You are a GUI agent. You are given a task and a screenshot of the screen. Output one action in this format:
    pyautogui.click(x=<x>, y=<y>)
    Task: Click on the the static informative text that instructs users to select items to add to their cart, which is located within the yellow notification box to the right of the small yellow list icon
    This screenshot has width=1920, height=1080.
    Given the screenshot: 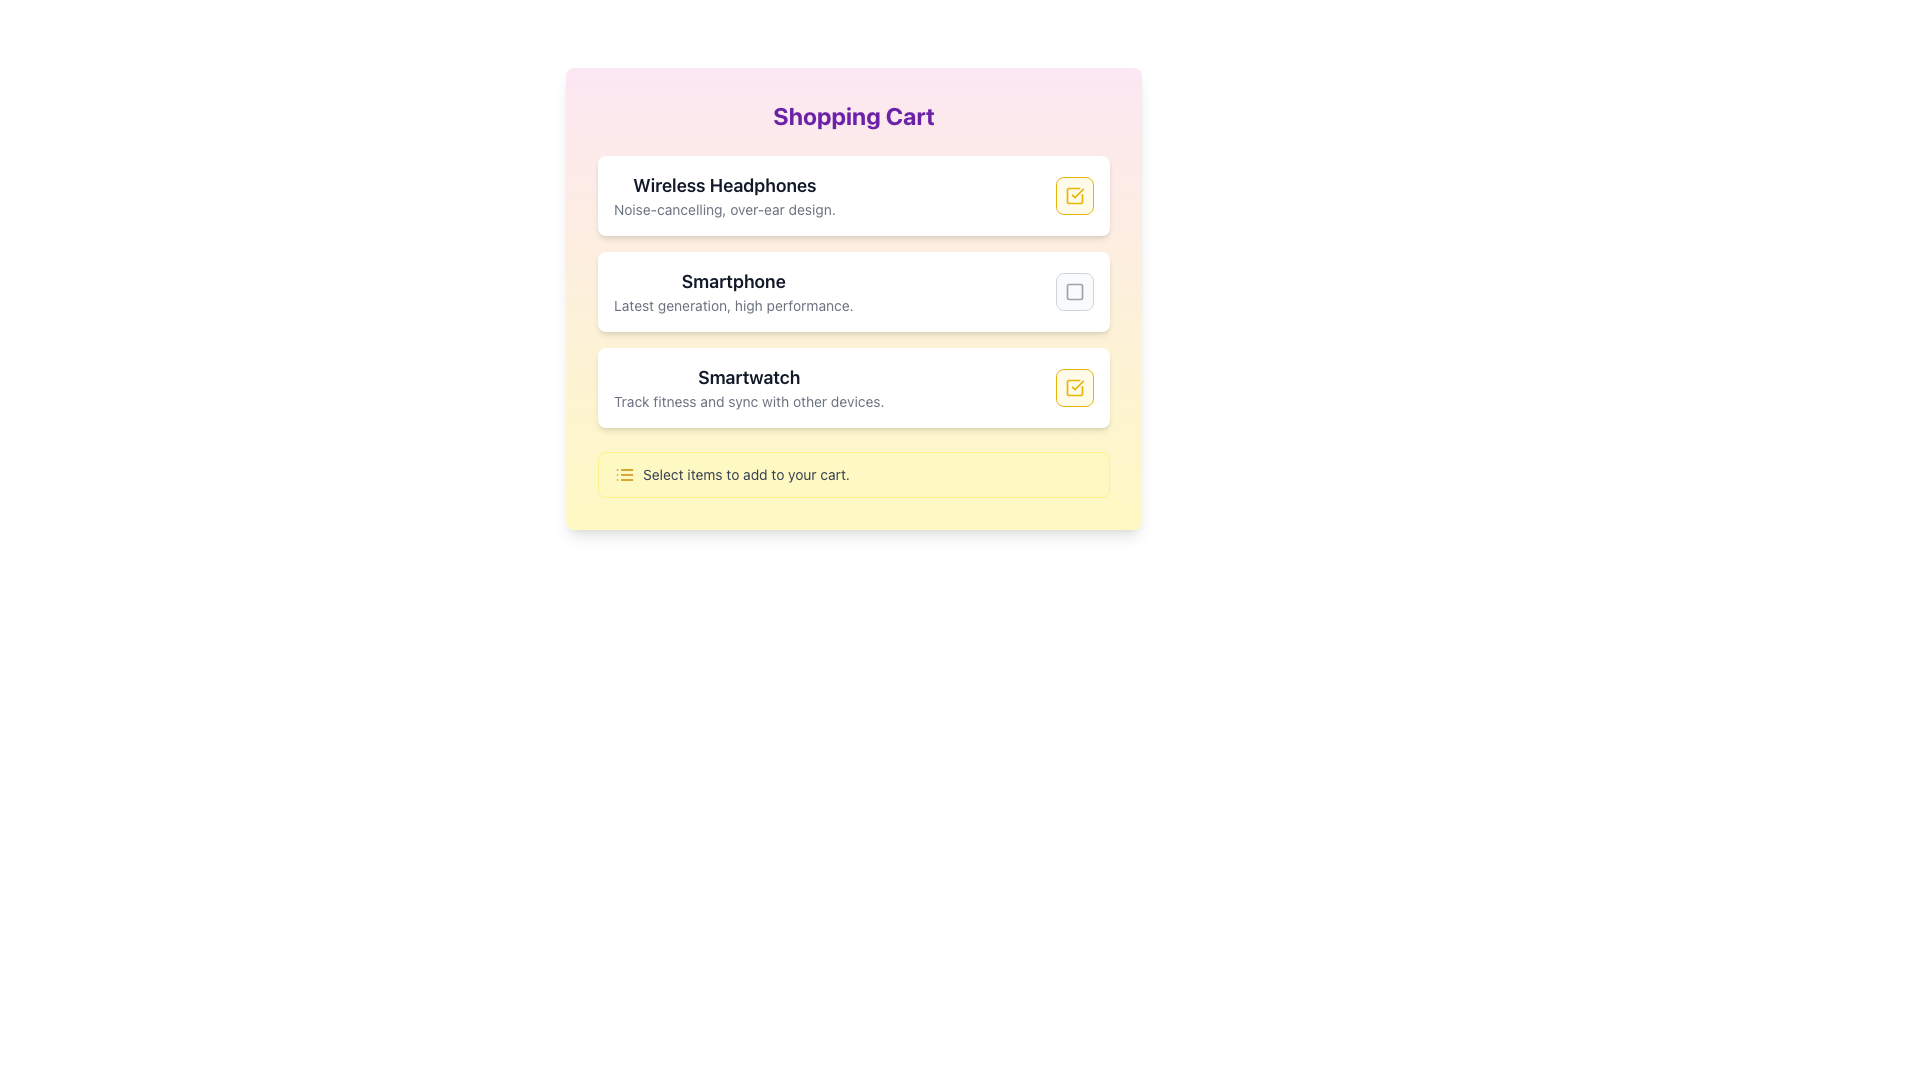 What is the action you would take?
    pyautogui.click(x=745, y=474)
    